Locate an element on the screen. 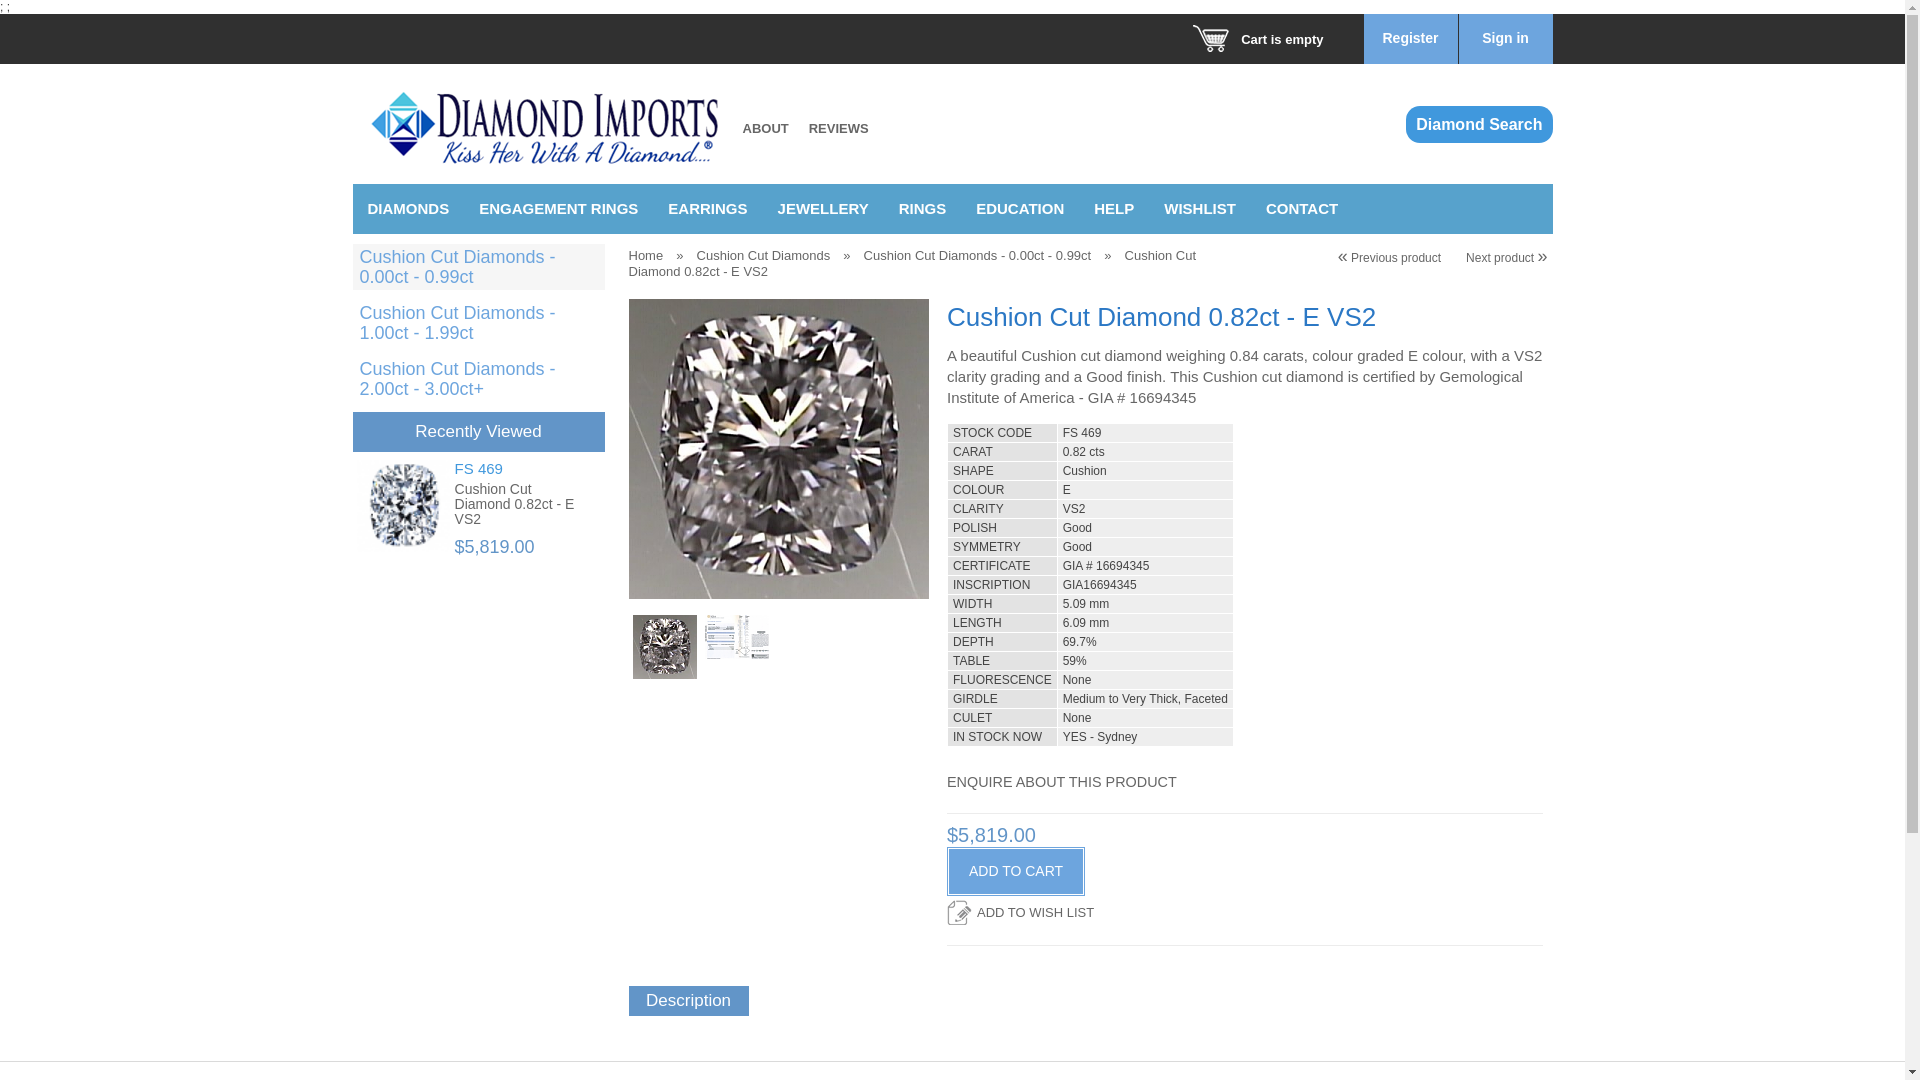  'Cushion Cut Diamond 0.82ct E VS2' is located at coordinates (663, 650).